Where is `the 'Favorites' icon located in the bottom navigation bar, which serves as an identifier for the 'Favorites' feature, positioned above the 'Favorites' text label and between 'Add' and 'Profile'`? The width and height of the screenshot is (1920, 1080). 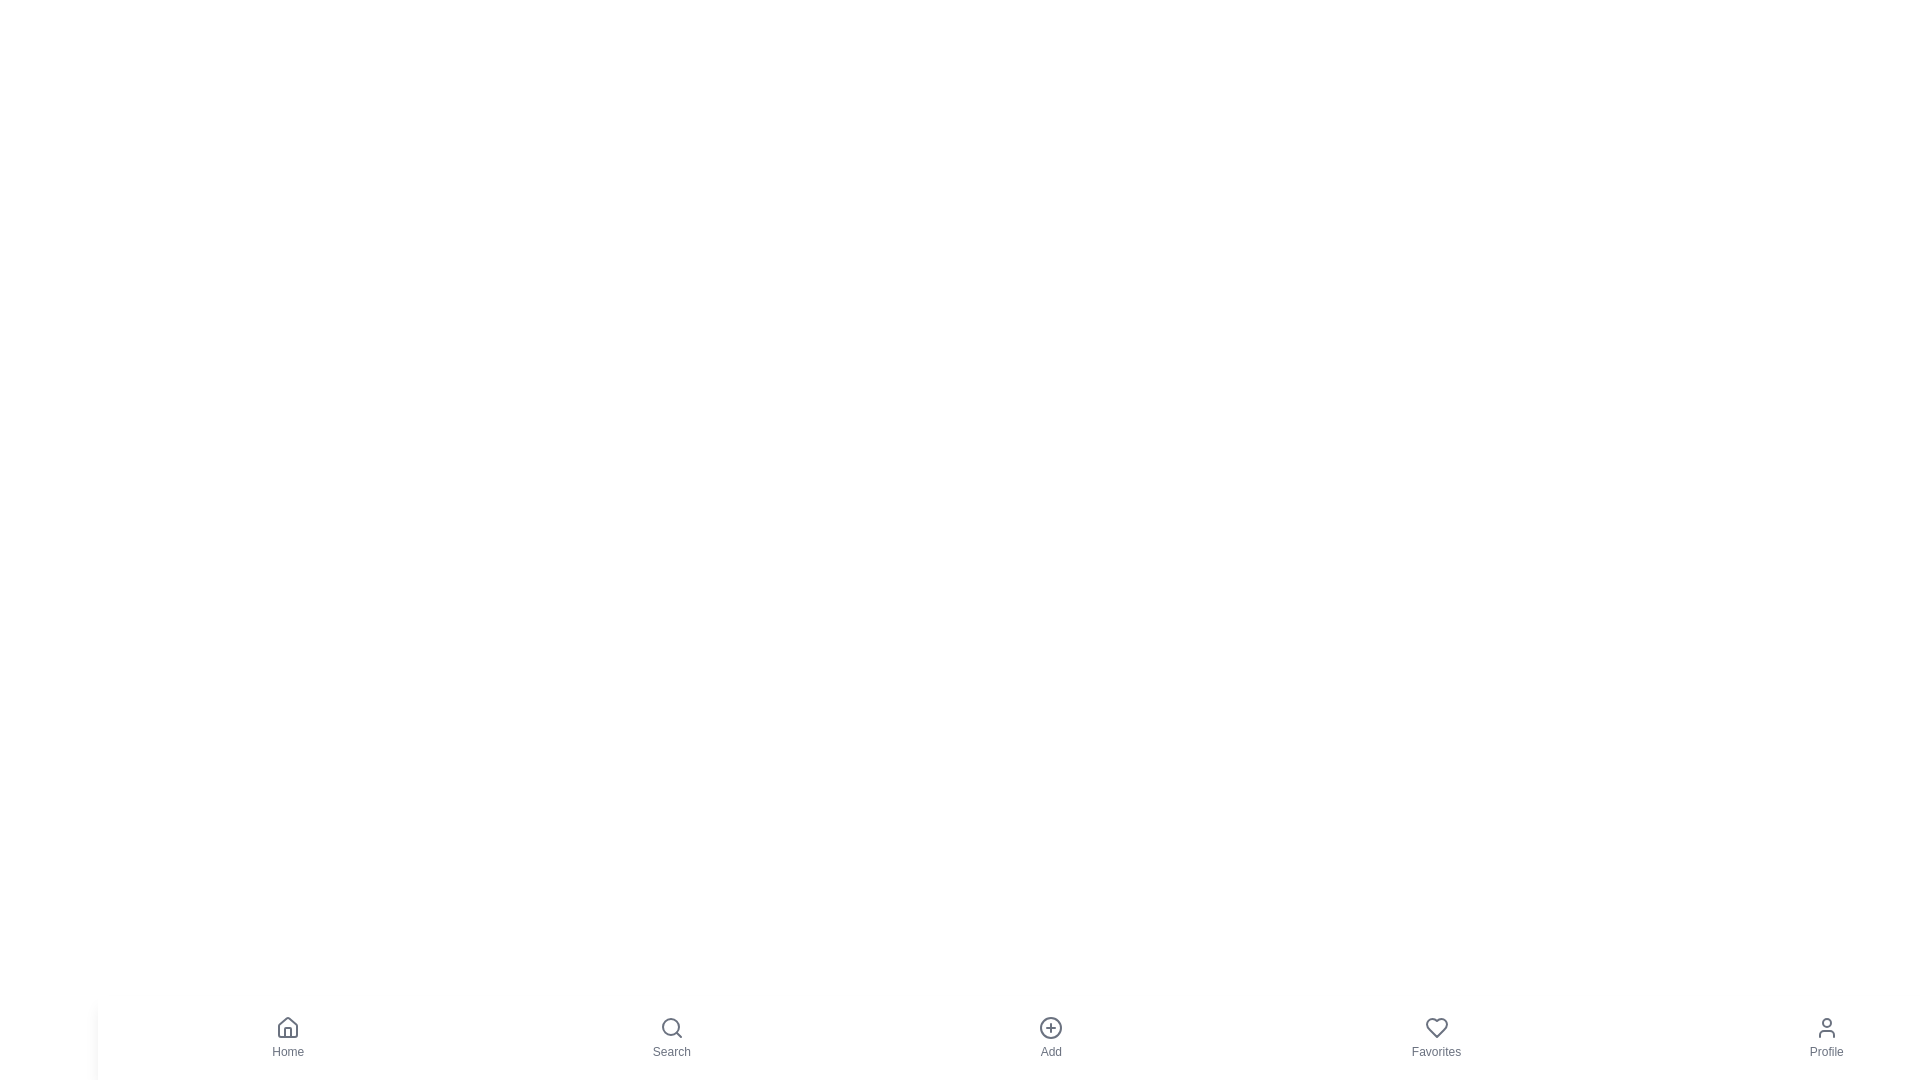
the 'Favorites' icon located in the bottom navigation bar, which serves as an identifier for the 'Favorites' feature, positioned above the 'Favorites' text label and between 'Add' and 'Profile' is located at coordinates (1435, 1028).